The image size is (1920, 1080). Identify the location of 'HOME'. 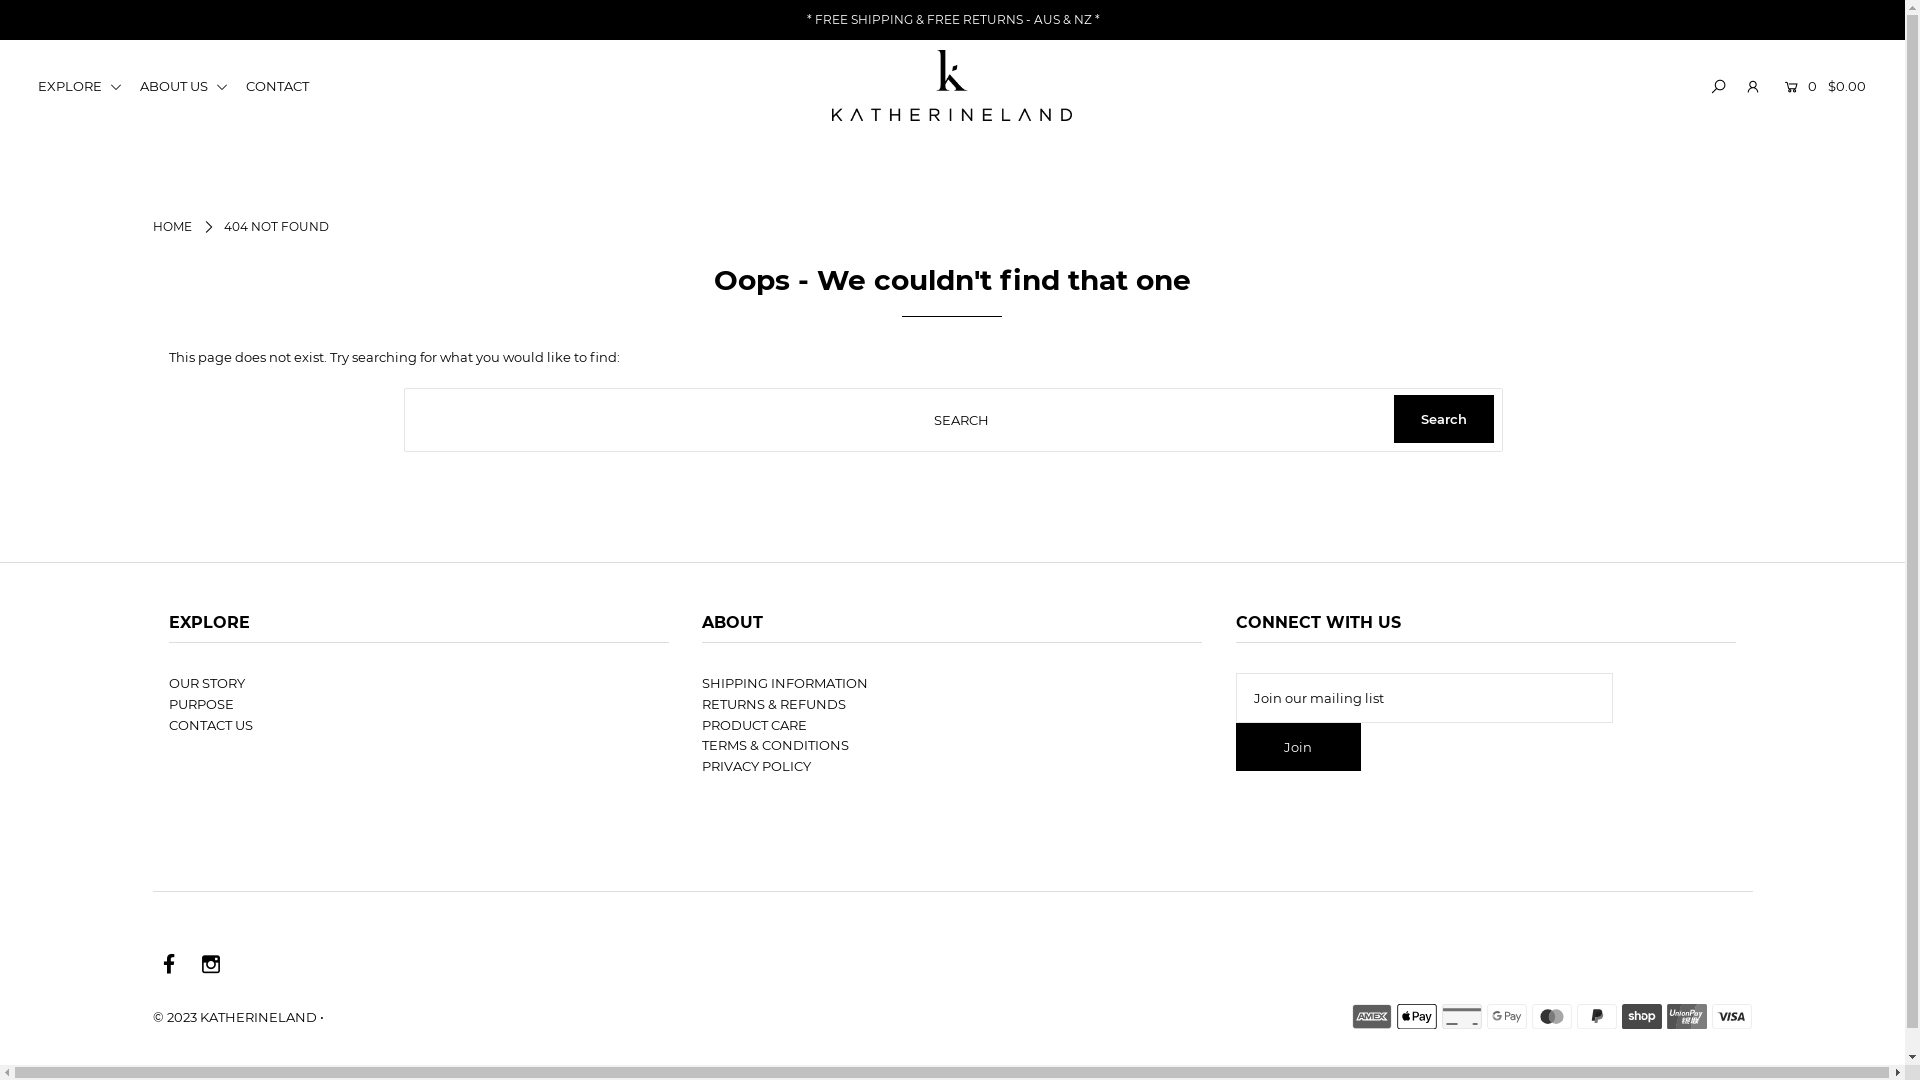
(151, 225).